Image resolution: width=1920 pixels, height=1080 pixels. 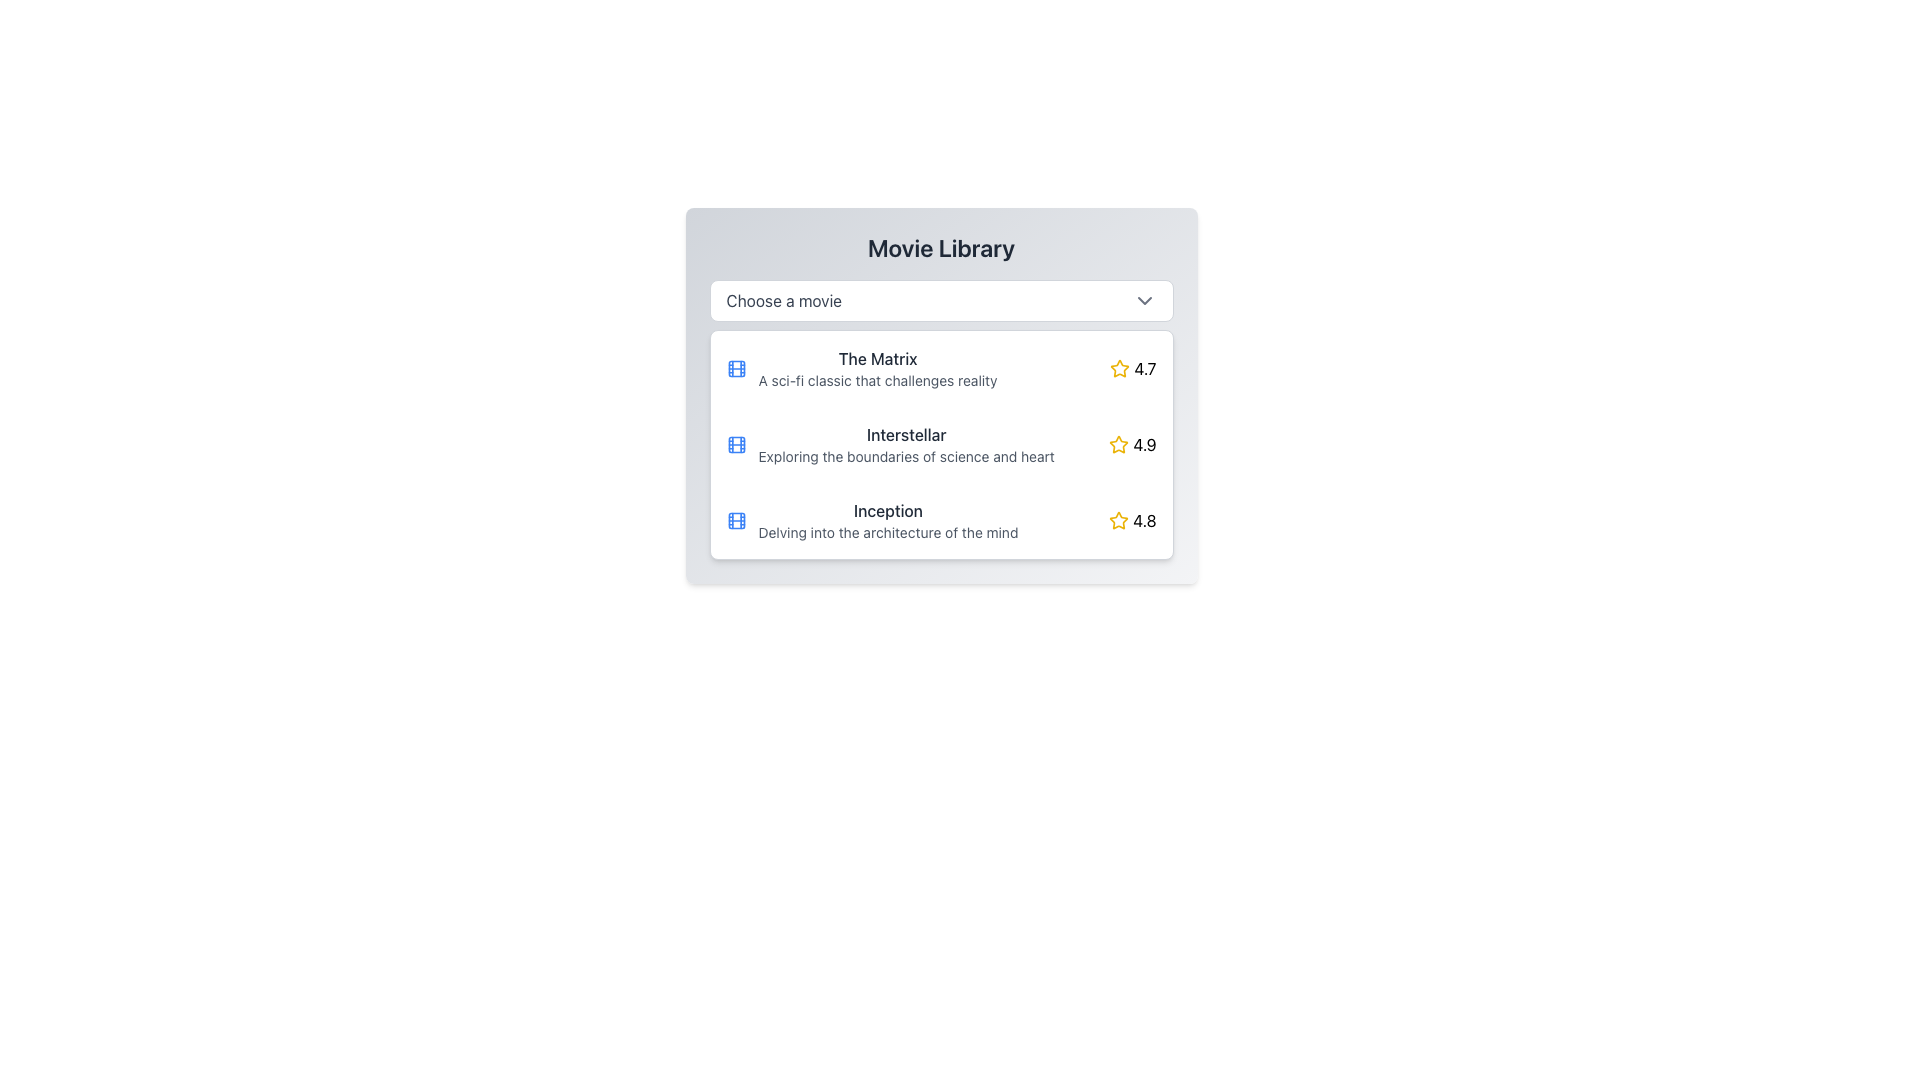 I want to click on the first item in the movie summary list, which is a text block summarizing the movie's title and description, positioned centrally within a white card with rounded edges, so click(x=878, y=369).